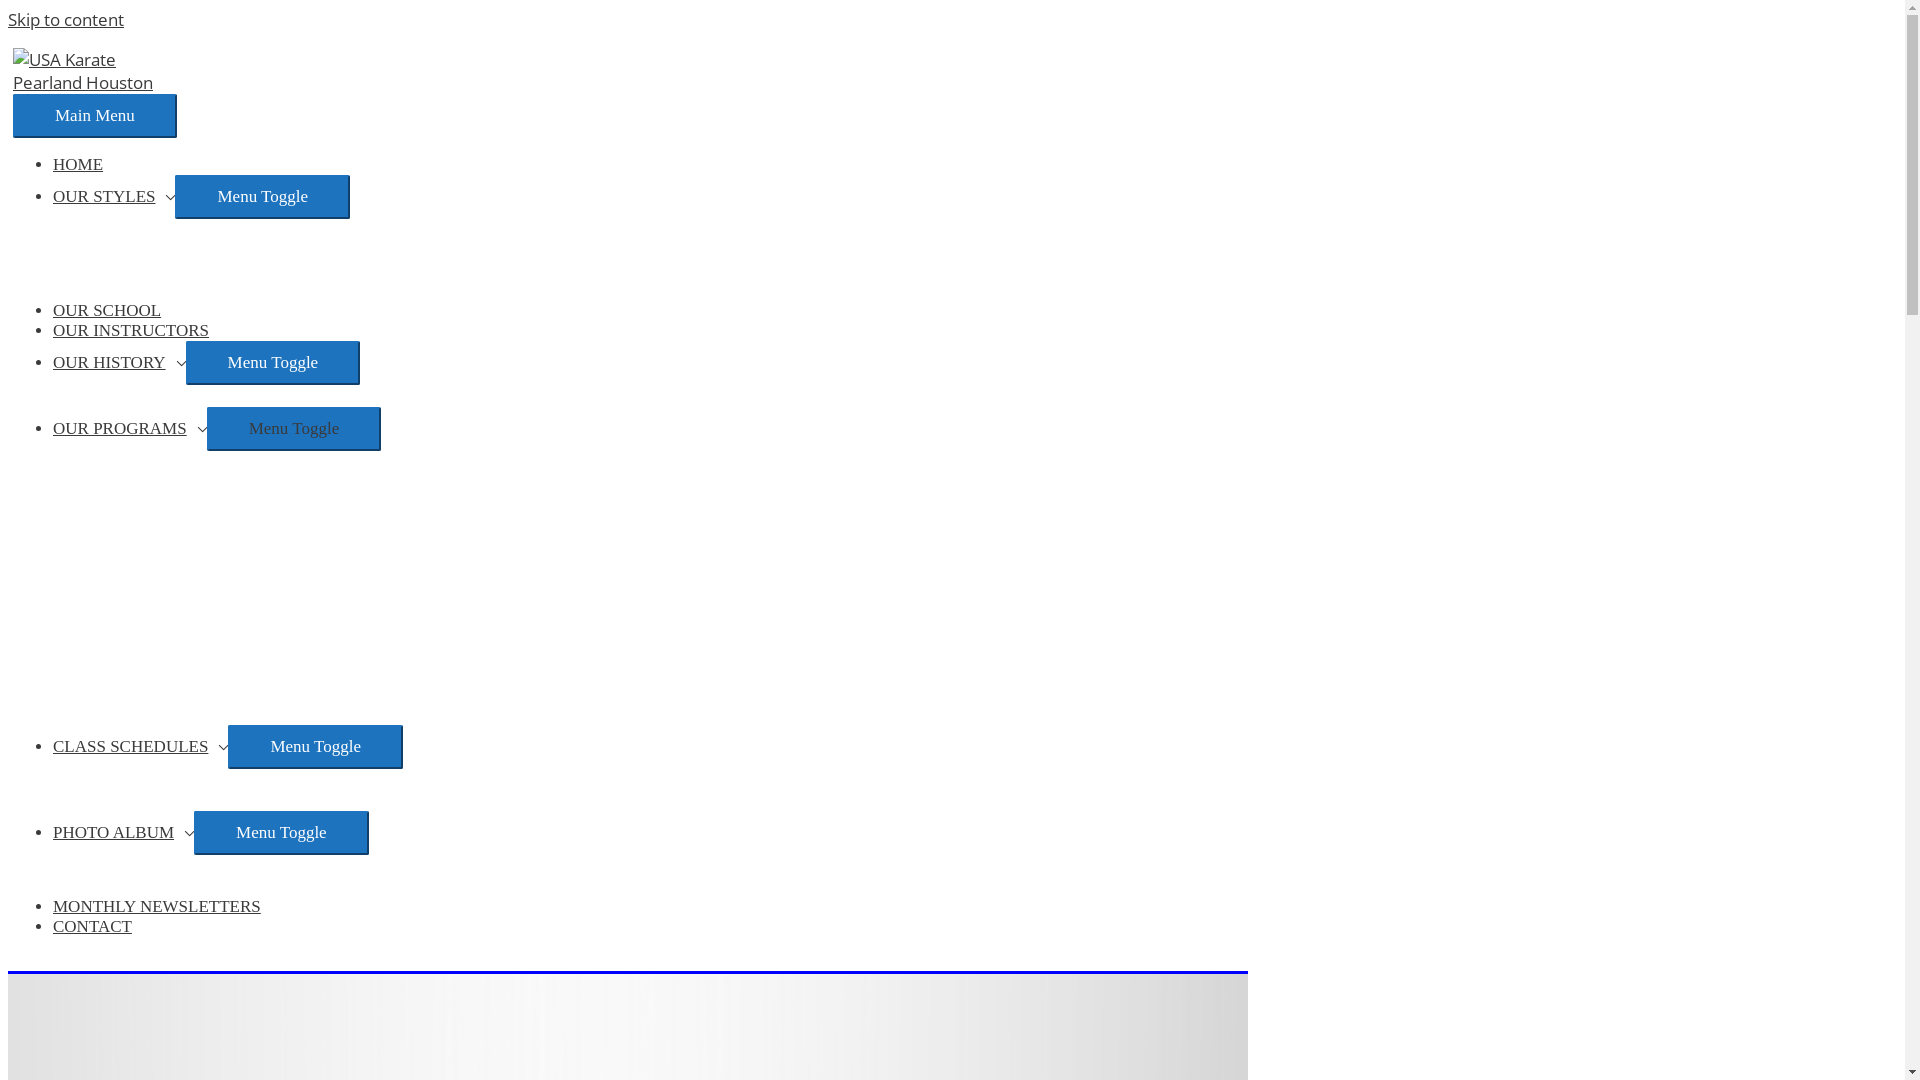 The width and height of the screenshot is (1920, 1080). What do you see at coordinates (186, 362) in the screenshot?
I see `'Menu Toggle'` at bounding box center [186, 362].